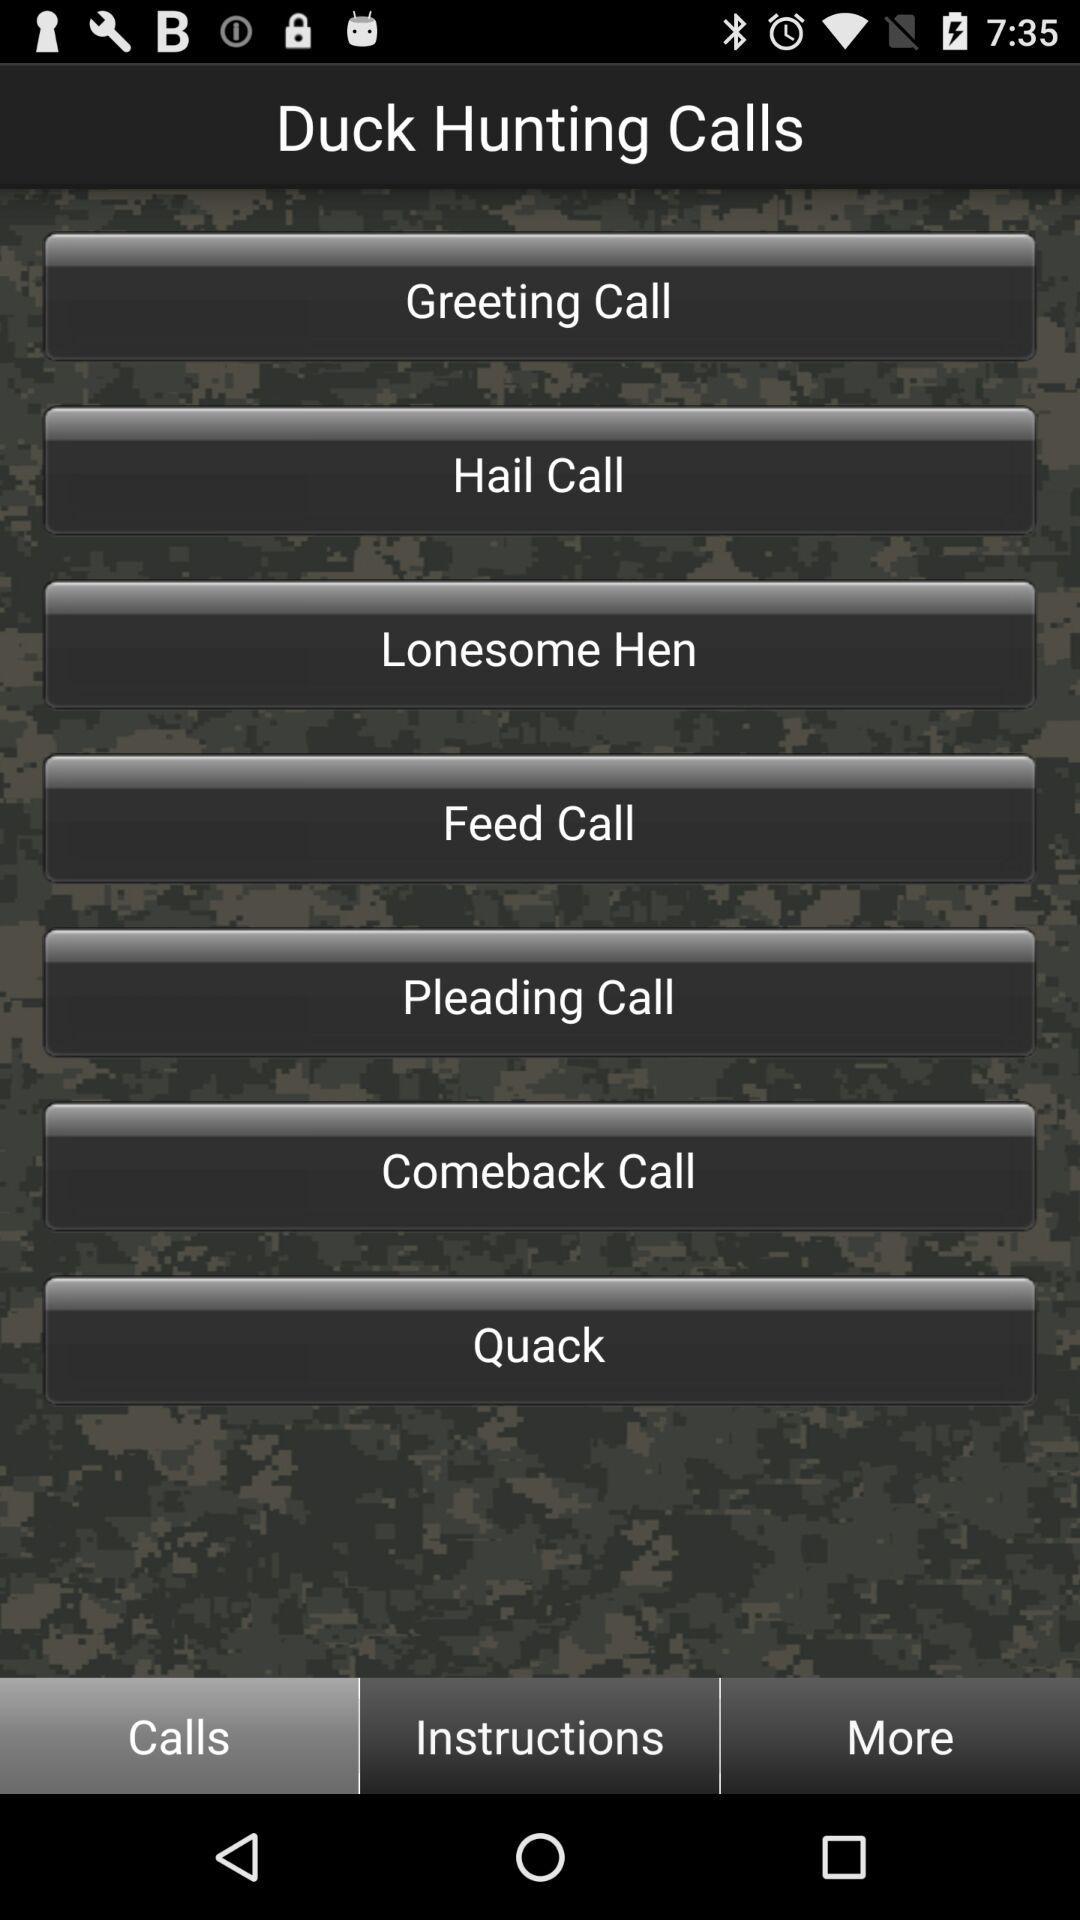  Describe the element at coordinates (540, 469) in the screenshot. I see `hail call` at that location.